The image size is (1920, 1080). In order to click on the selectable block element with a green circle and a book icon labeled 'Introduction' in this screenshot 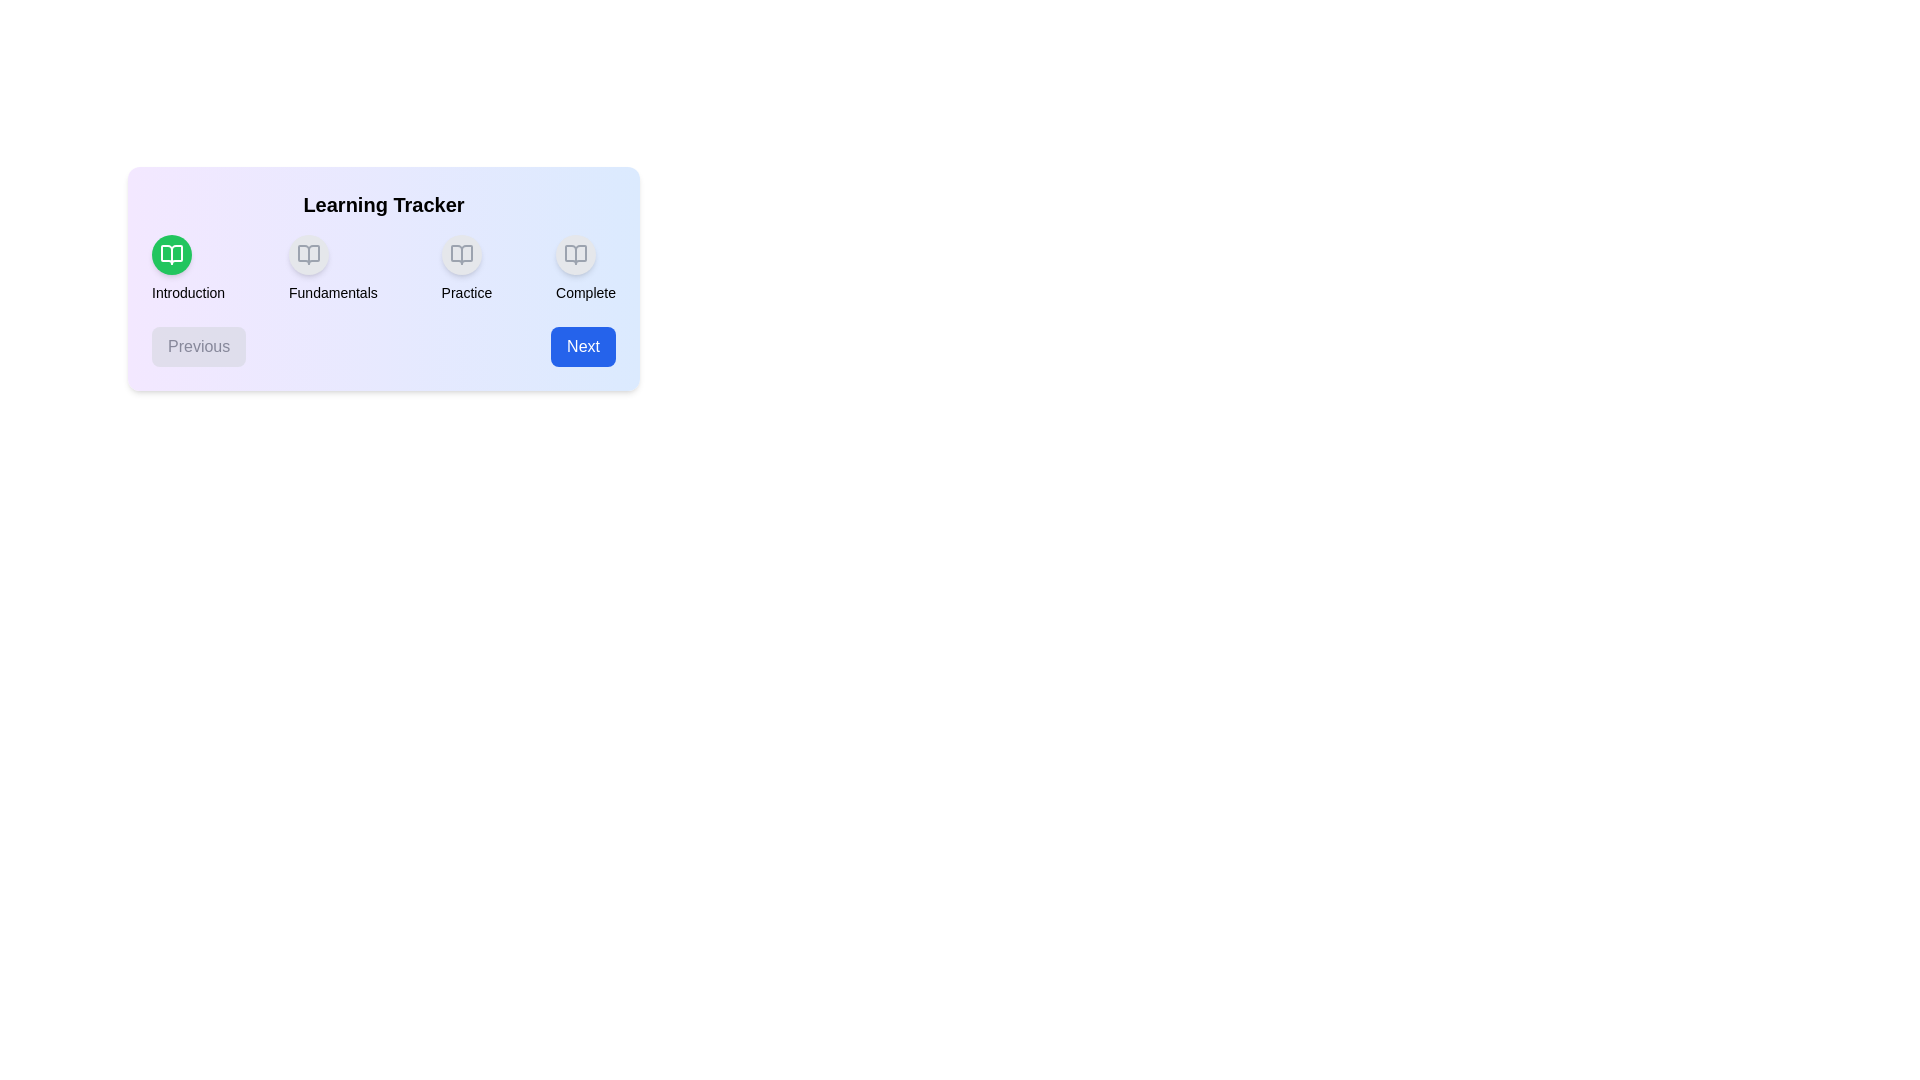, I will do `click(188, 268)`.